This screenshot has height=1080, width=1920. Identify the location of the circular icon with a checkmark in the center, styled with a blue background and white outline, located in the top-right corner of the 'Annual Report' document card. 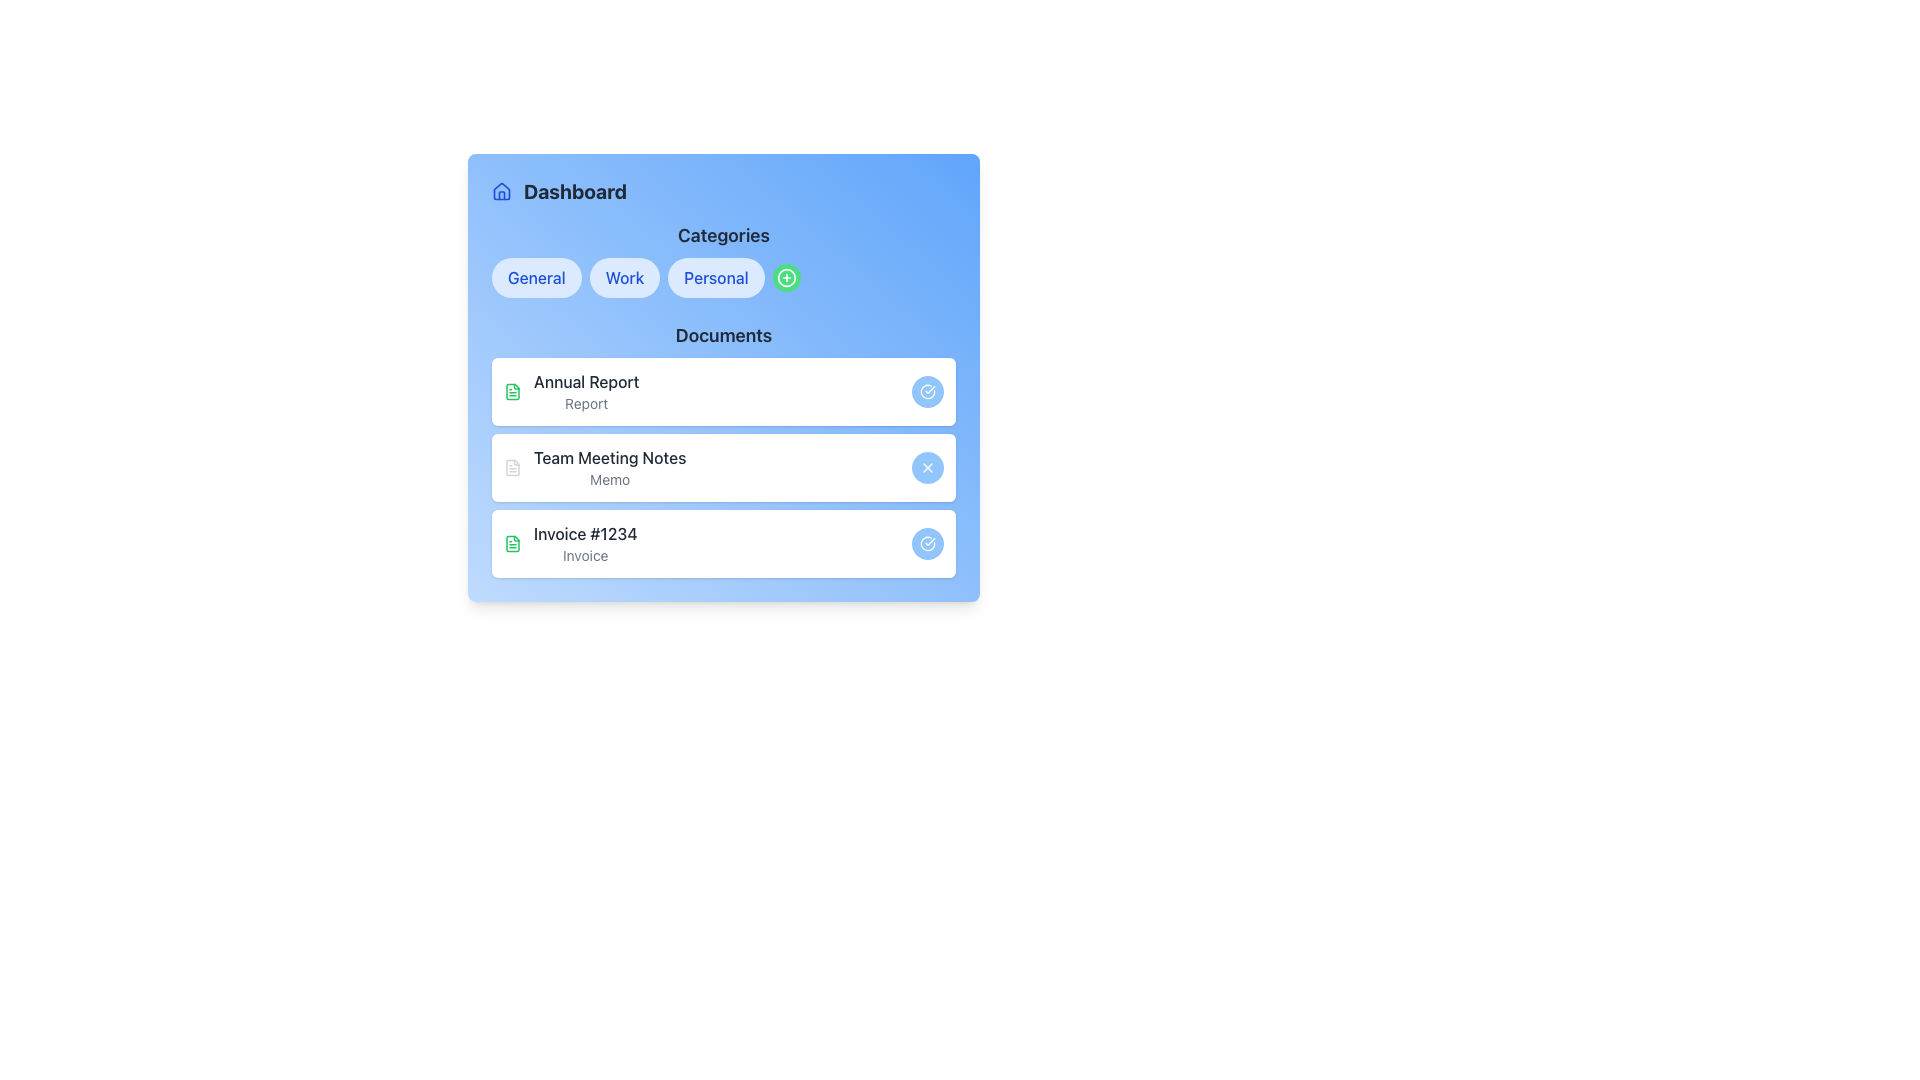
(926, 392).